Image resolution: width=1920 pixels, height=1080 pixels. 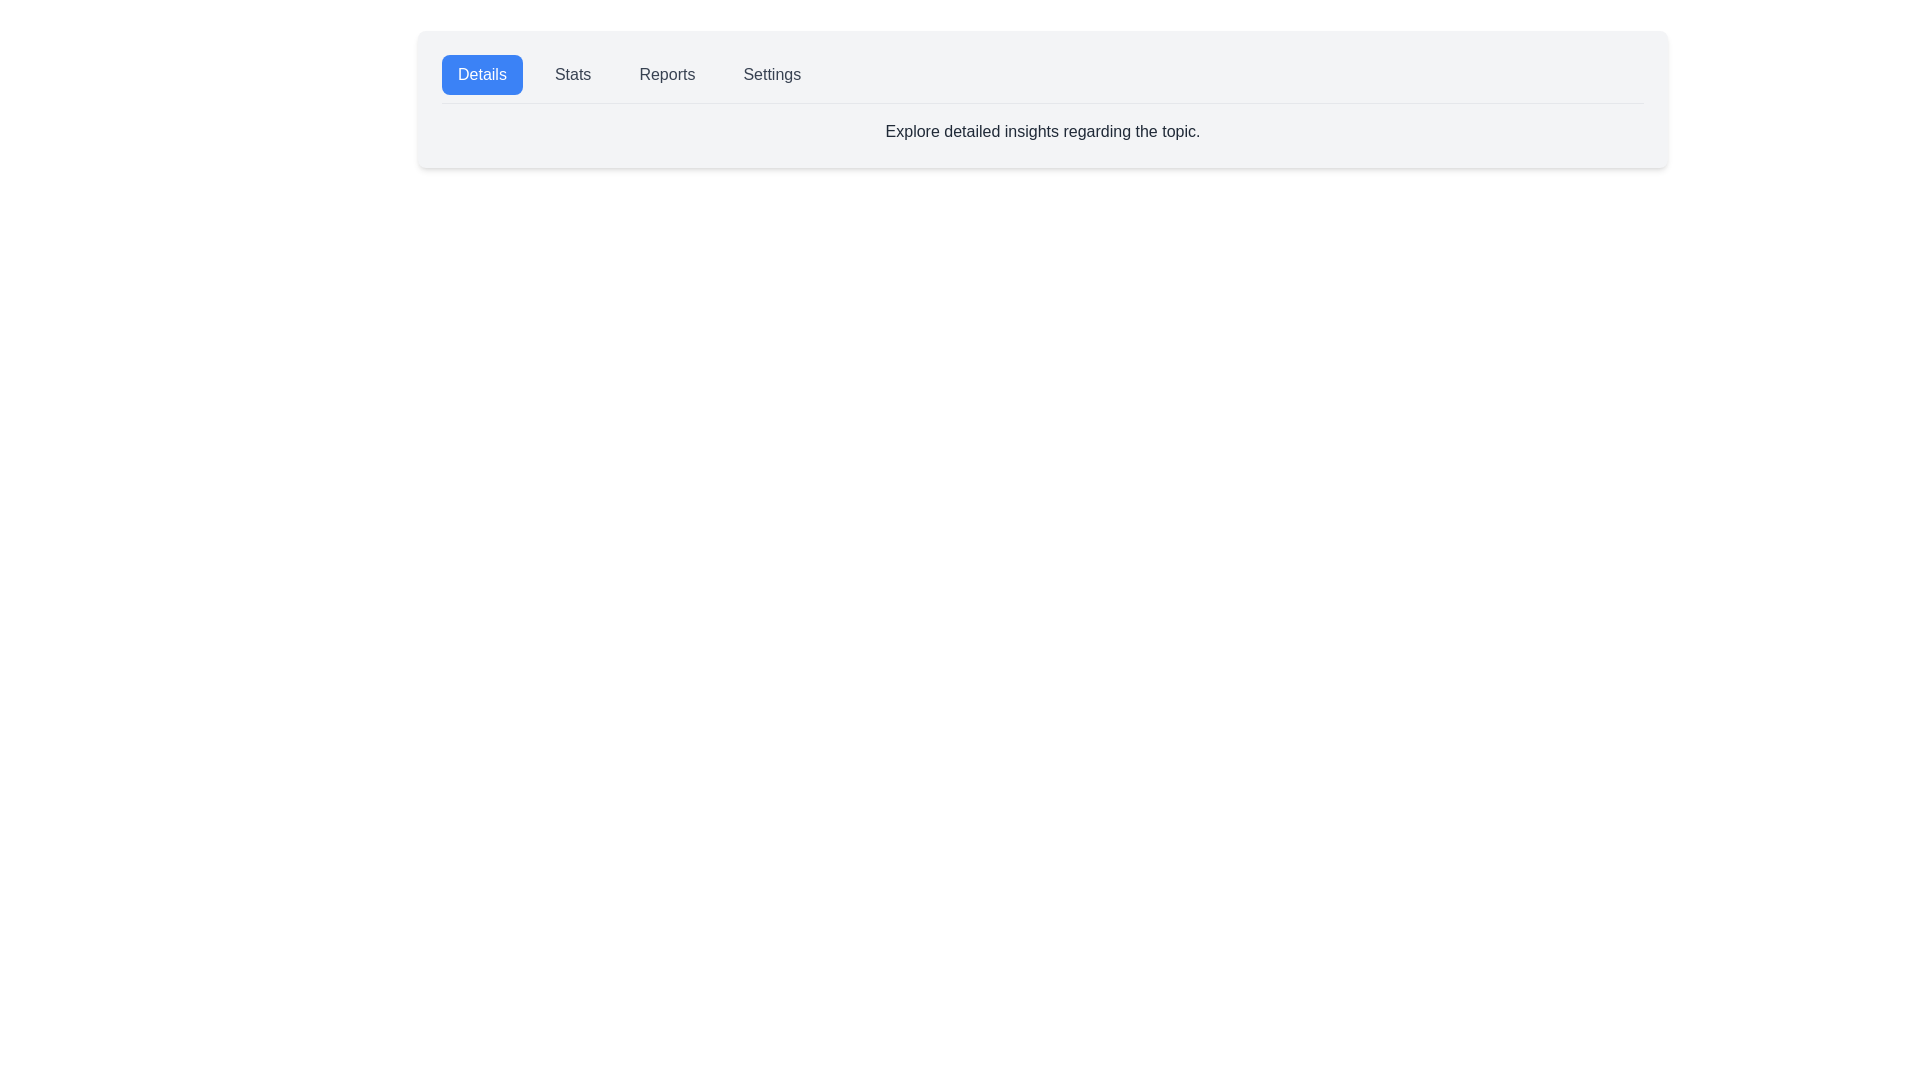 I want to click on the Reports tab, so click(x=667, y=73).